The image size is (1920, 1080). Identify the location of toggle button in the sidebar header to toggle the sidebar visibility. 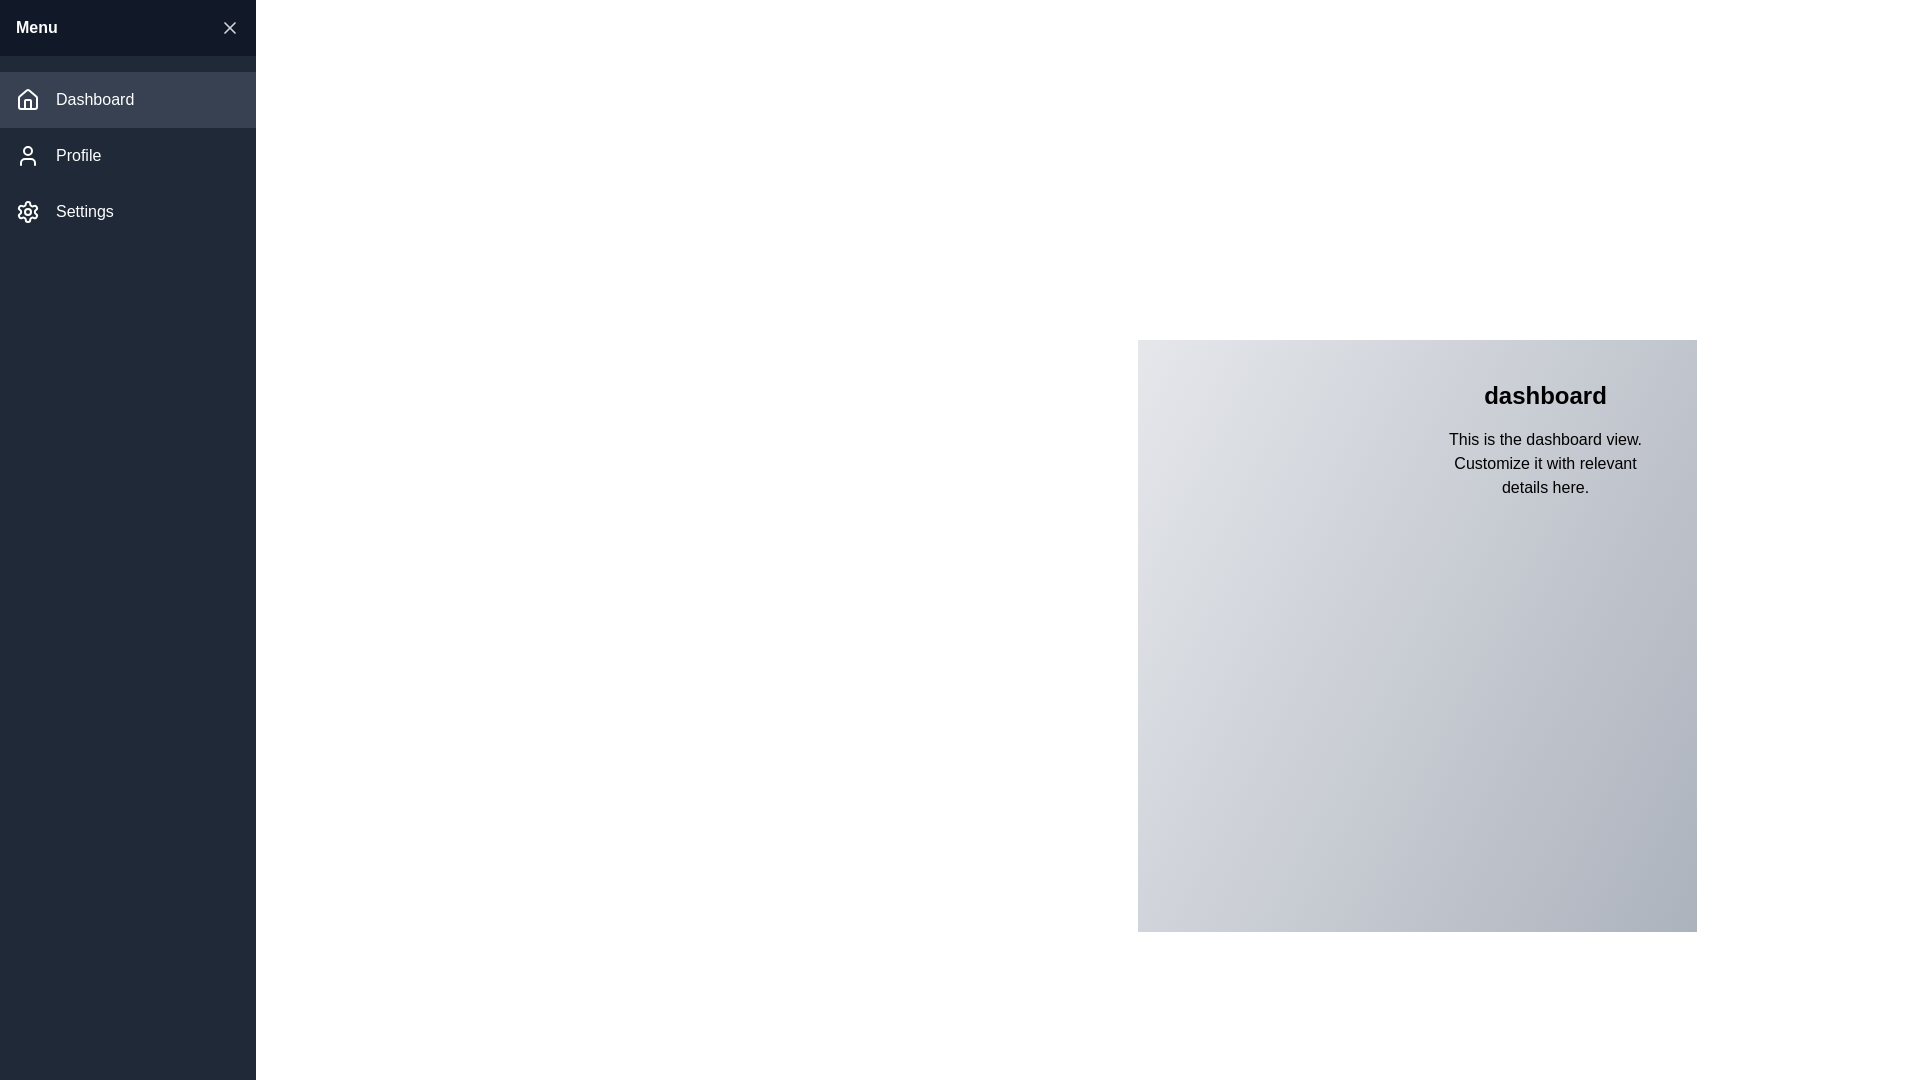
(230, 27).